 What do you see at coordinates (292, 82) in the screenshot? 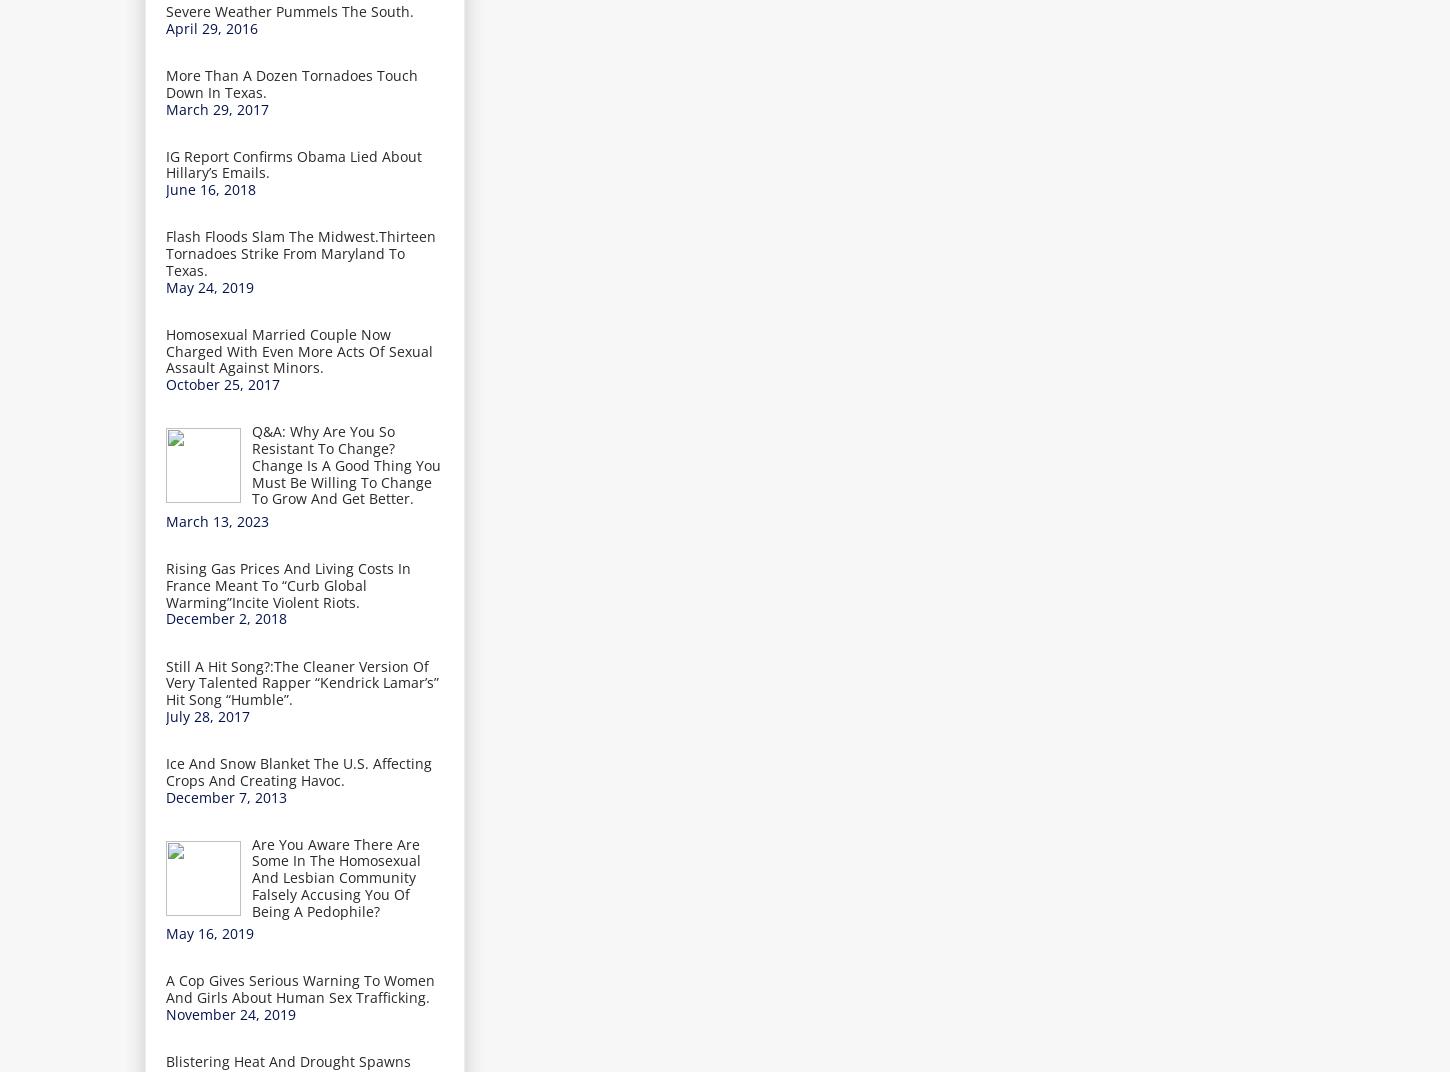
I see `'More Than A Dozen Tornadoes Touch Down In Texas.'` at bounding box center [292, 82].